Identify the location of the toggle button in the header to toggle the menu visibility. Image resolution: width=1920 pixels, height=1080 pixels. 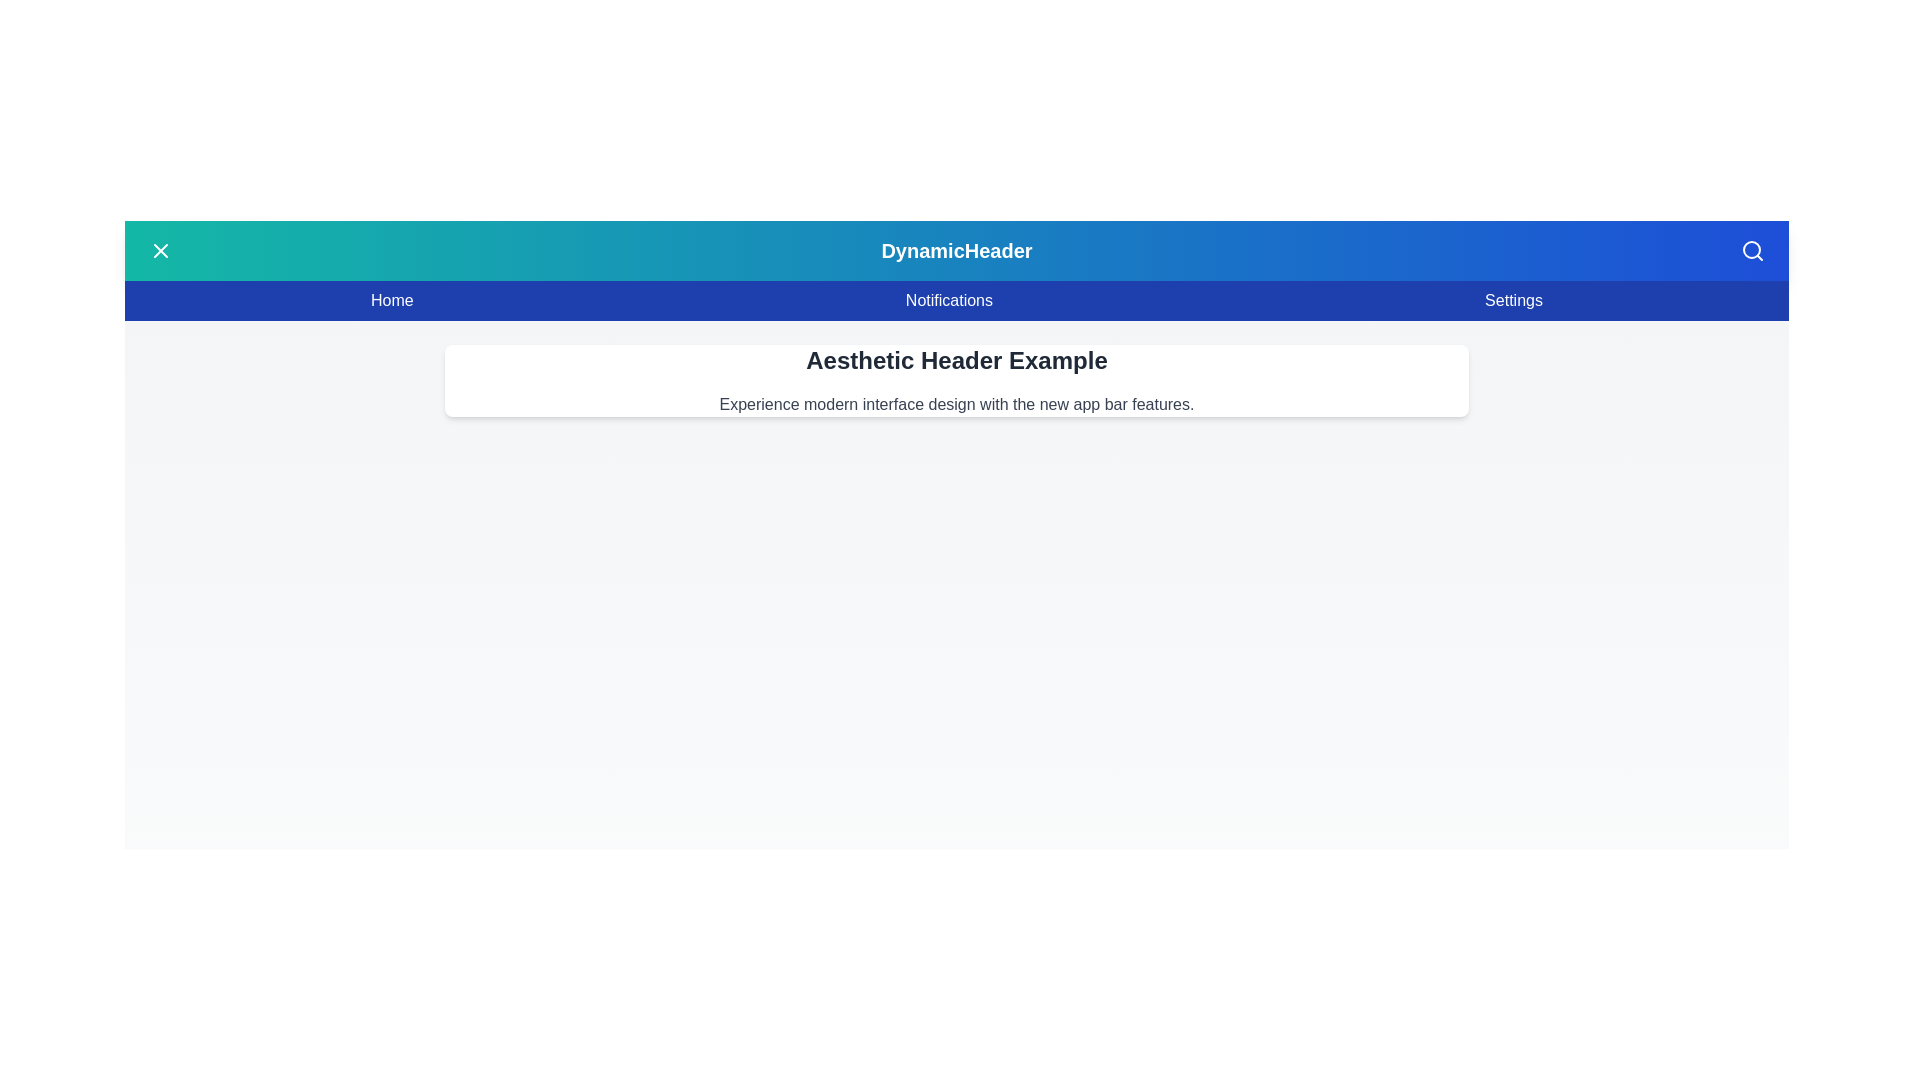
(161, 249).